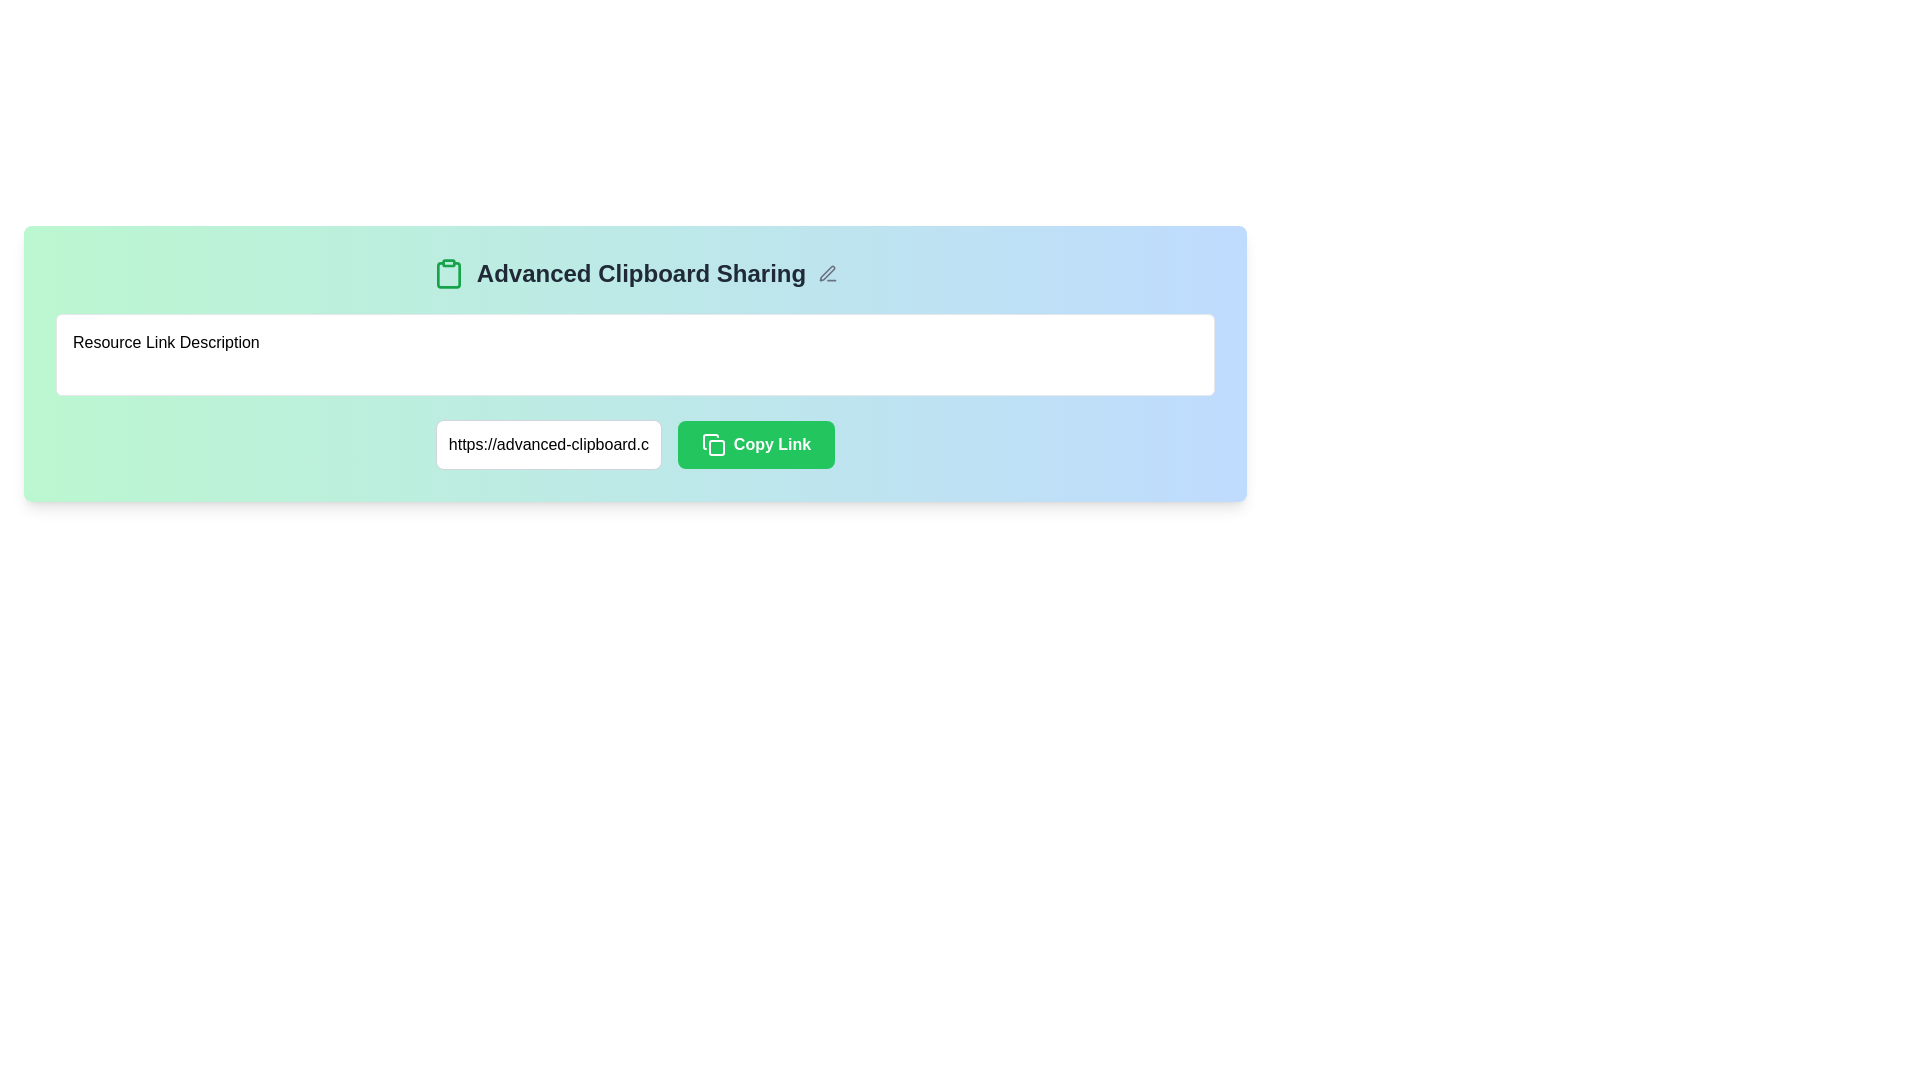 This screenshot has height=1080, width=1920. I want to click on the 'Copy Link' button which contains an icon of two overlapping rectangles, symbolizing the copy action, so click(713, 443).